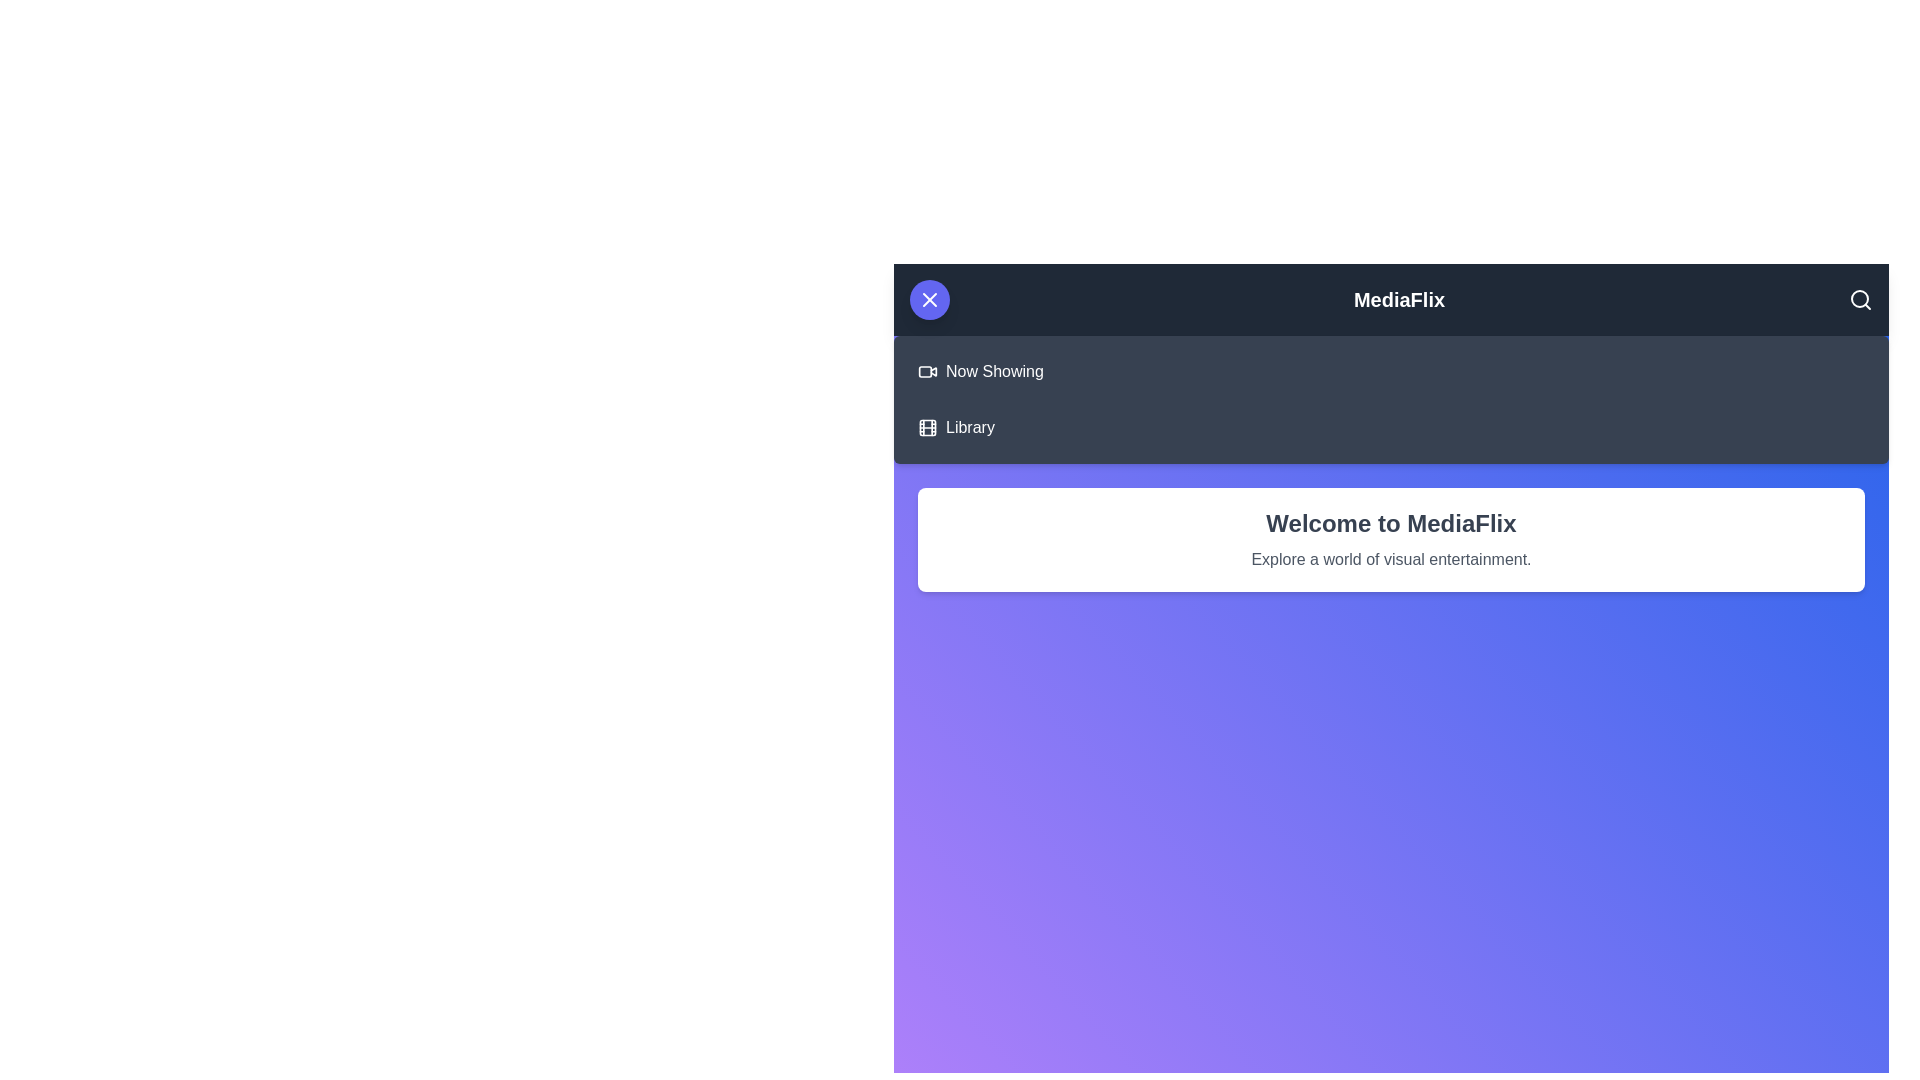 This screenshot has width=1920, height=1080. Describe the element at coordinates (969, 427) in the screenshot. I see `the 'Library' menu item` at that location.